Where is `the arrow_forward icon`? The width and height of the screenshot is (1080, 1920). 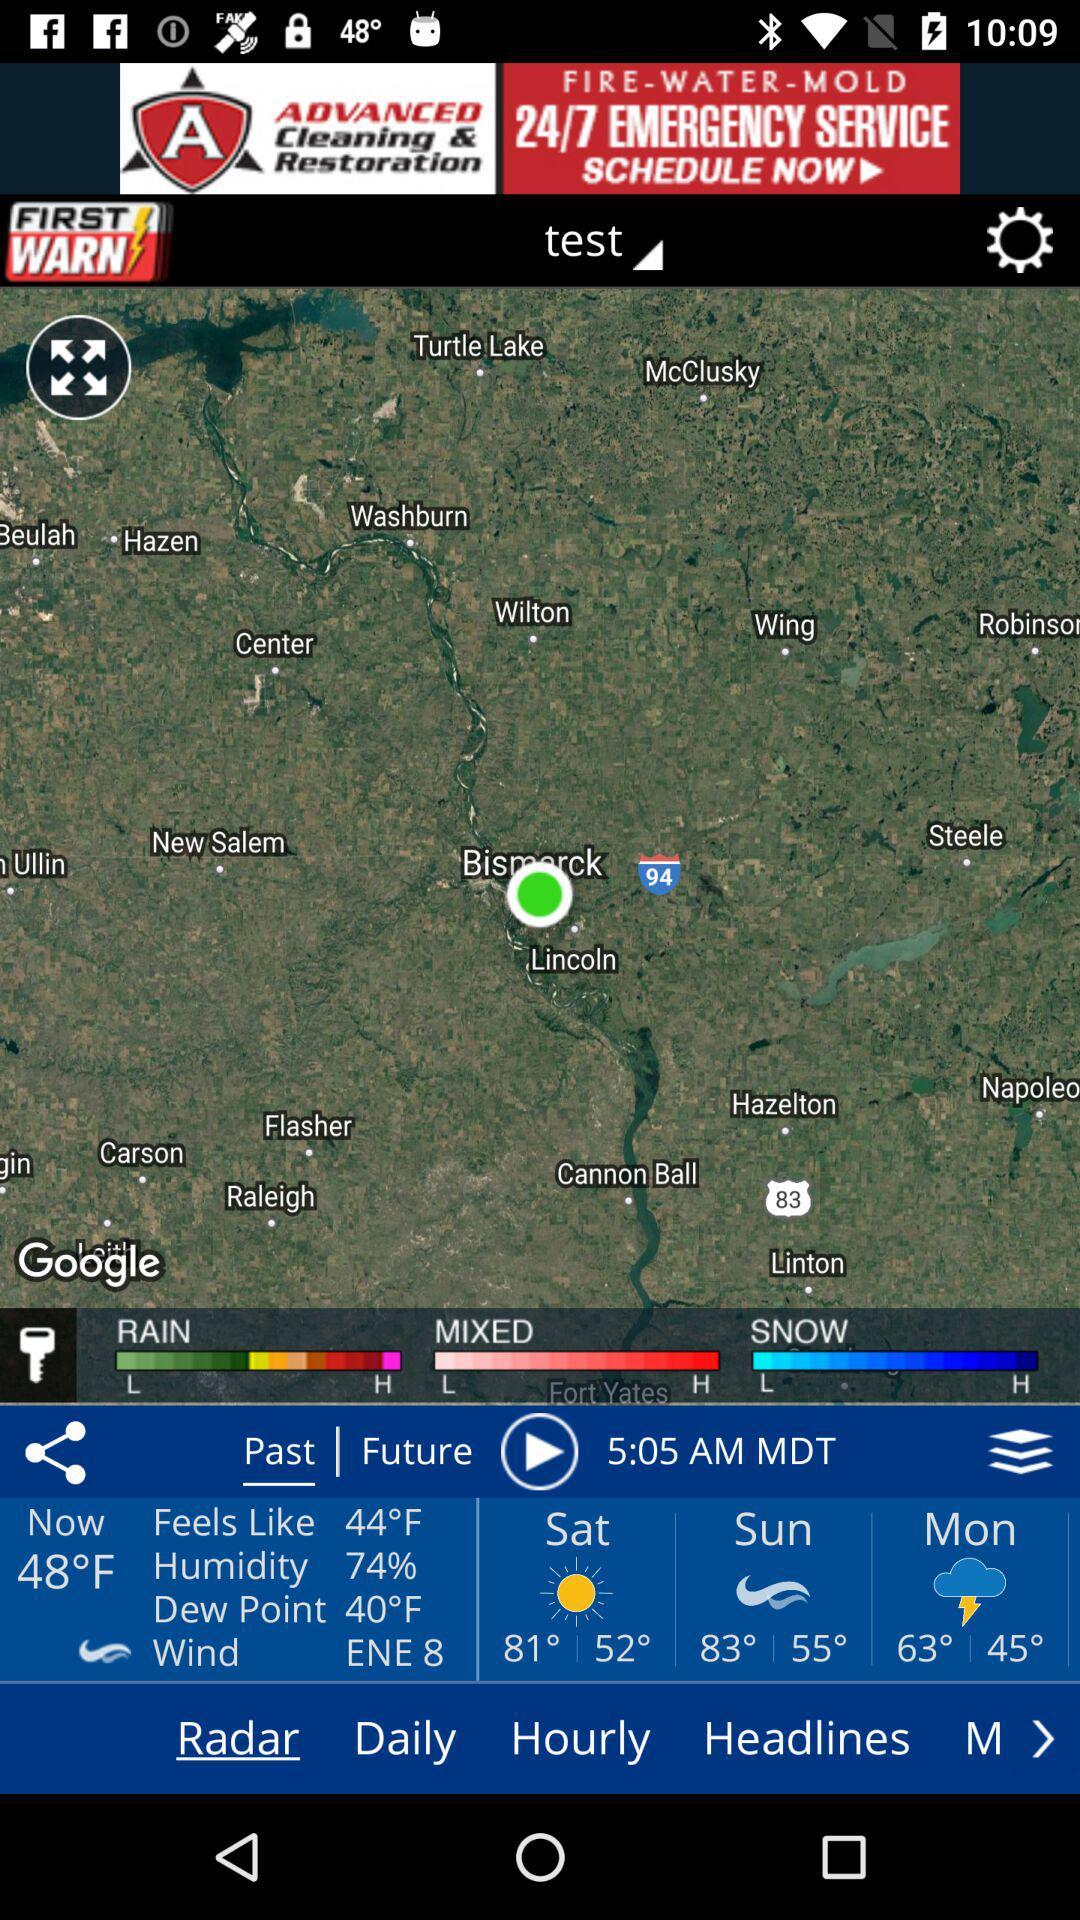 the arrow_forward icon is located at coordinates (1042, 1737).